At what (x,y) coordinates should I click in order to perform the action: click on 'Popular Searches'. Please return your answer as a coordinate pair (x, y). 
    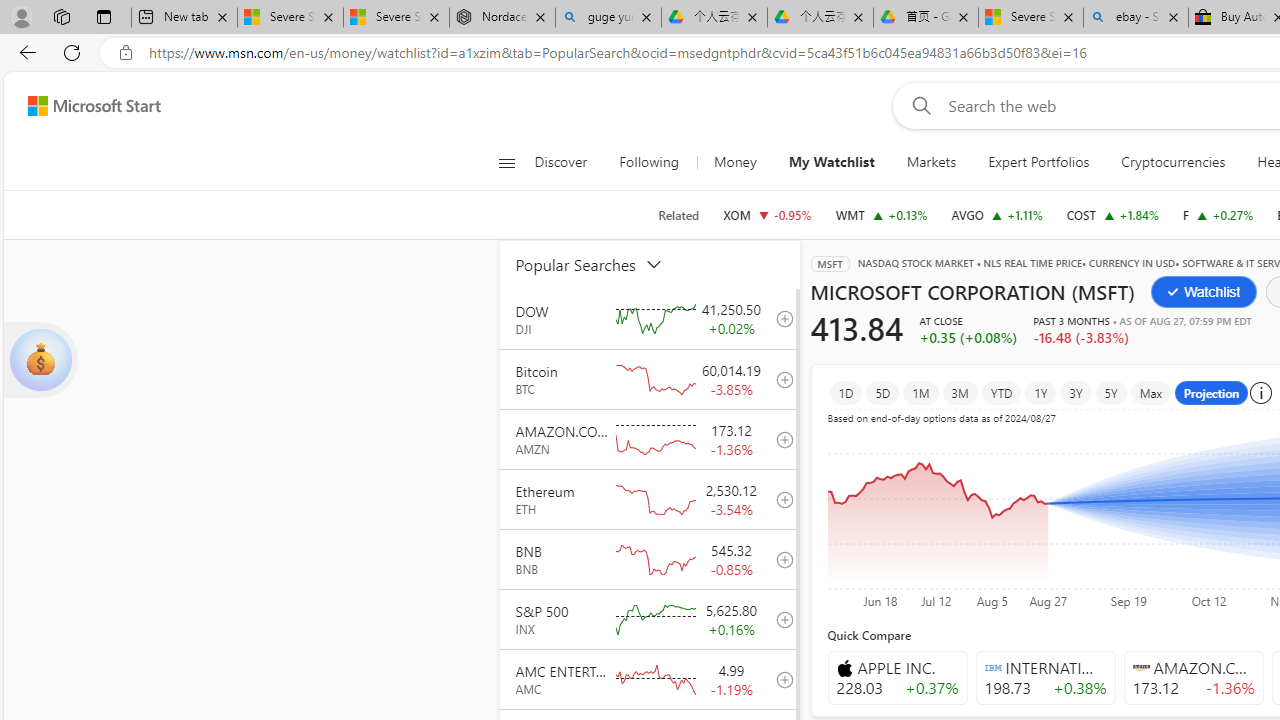
    Looking at the image, I should click on (600, 263).